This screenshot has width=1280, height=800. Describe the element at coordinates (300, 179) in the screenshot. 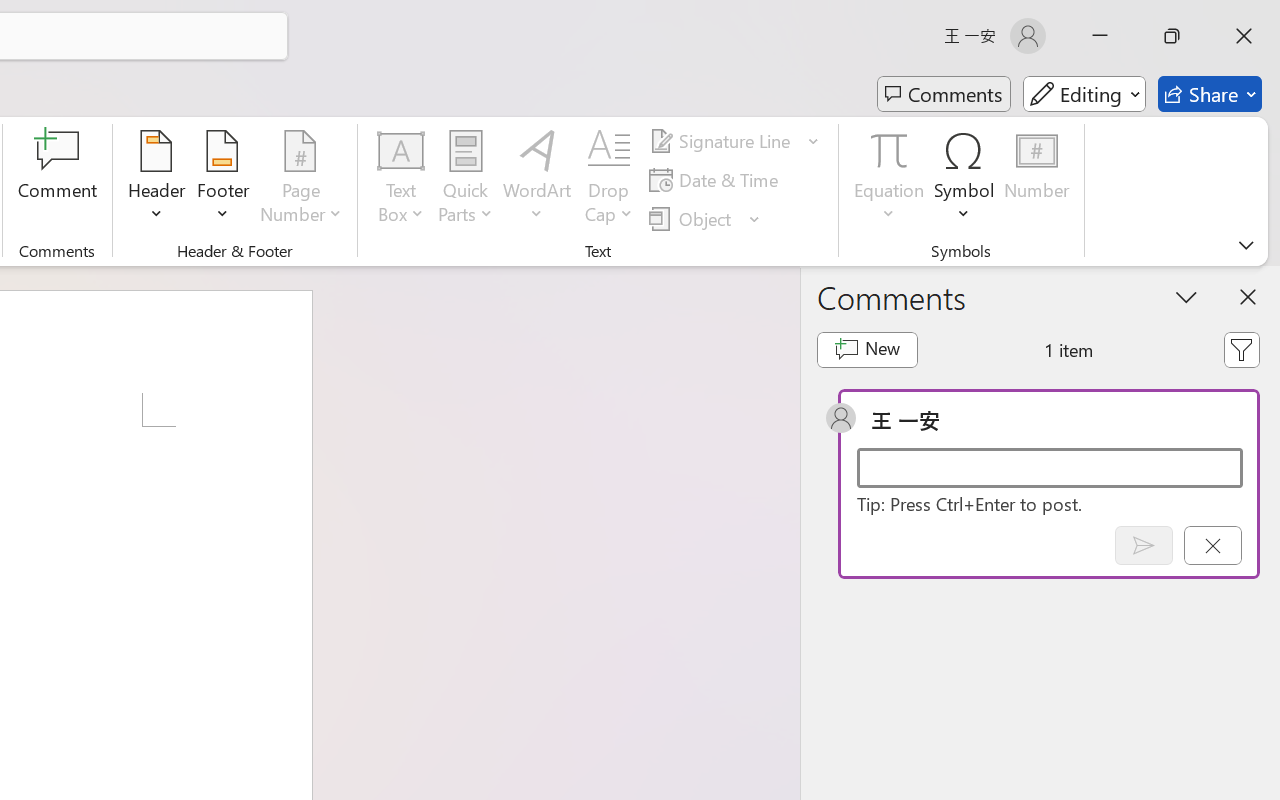

I see `'Page Number'` at that location.